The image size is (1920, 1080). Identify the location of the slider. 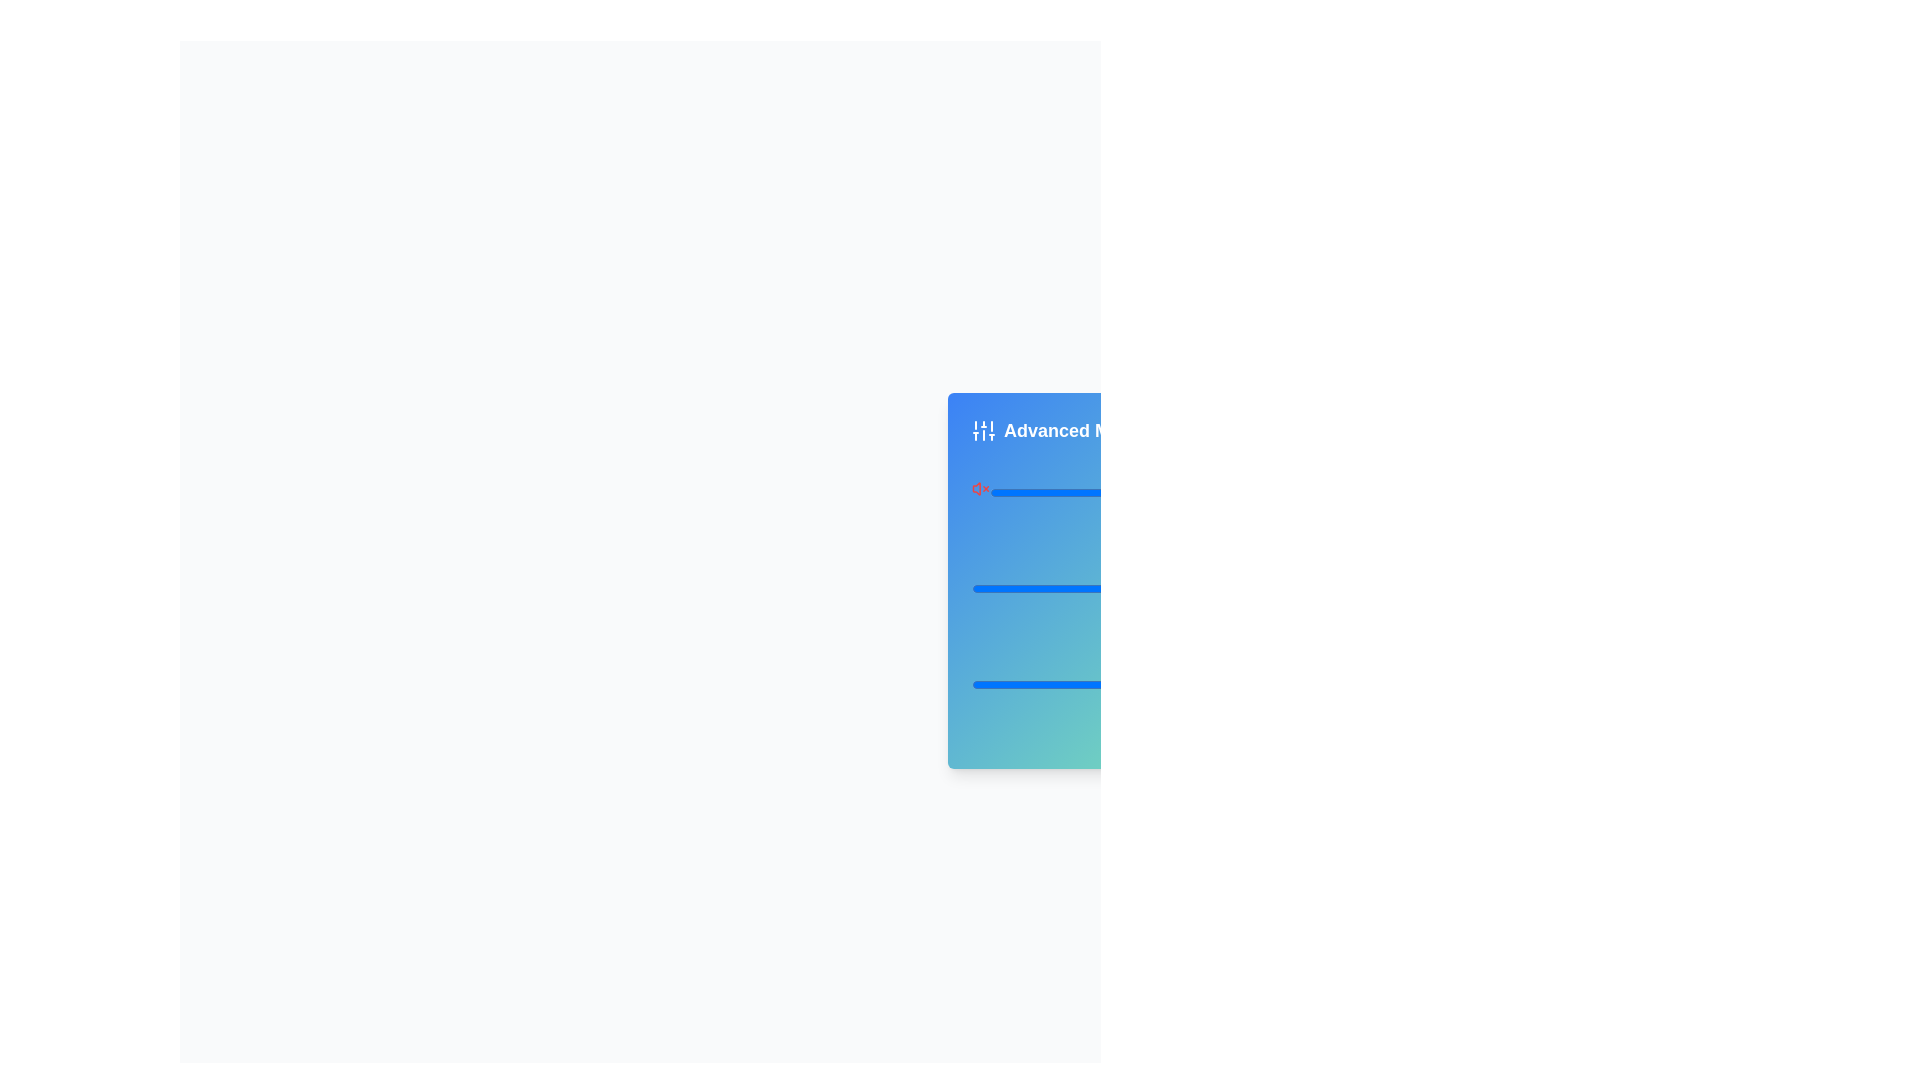
(1250, 493).